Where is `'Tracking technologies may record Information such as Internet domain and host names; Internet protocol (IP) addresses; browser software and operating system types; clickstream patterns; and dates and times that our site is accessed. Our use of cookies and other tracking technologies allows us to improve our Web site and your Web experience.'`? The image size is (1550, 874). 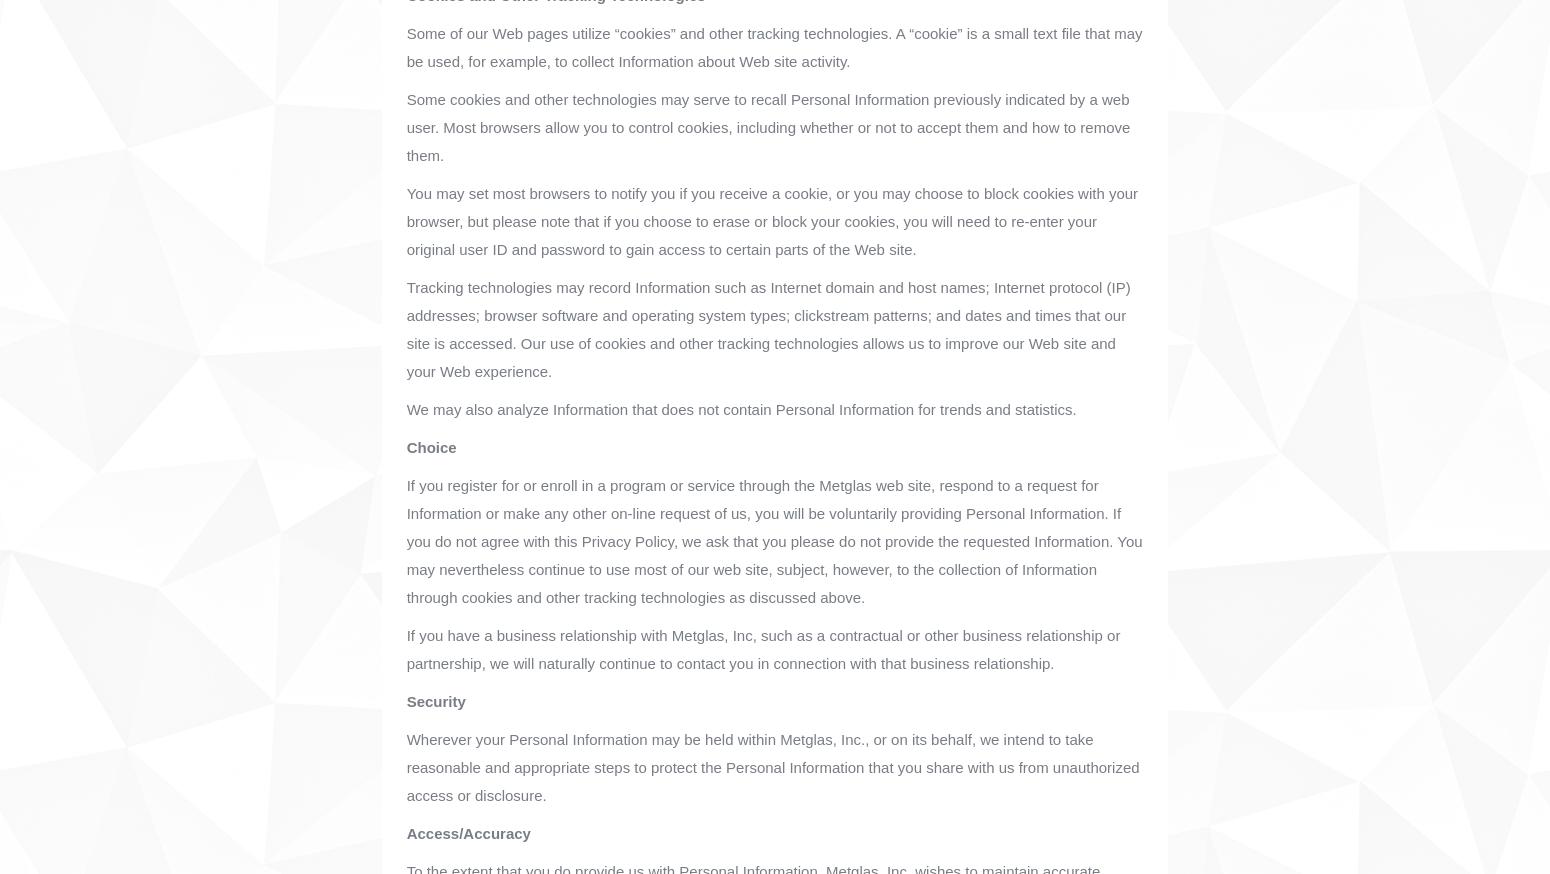
'Tracking technologies may record Information such as Internet domain and host names; Internet protocol (IP) addresses; browser software and operating system types; clickstream patterns; and dates and times that our site is accessed. Our use of cookies and other tracking technologies allows us to improve our Web site and your Web experience.' is located at coordinates (768, 328).